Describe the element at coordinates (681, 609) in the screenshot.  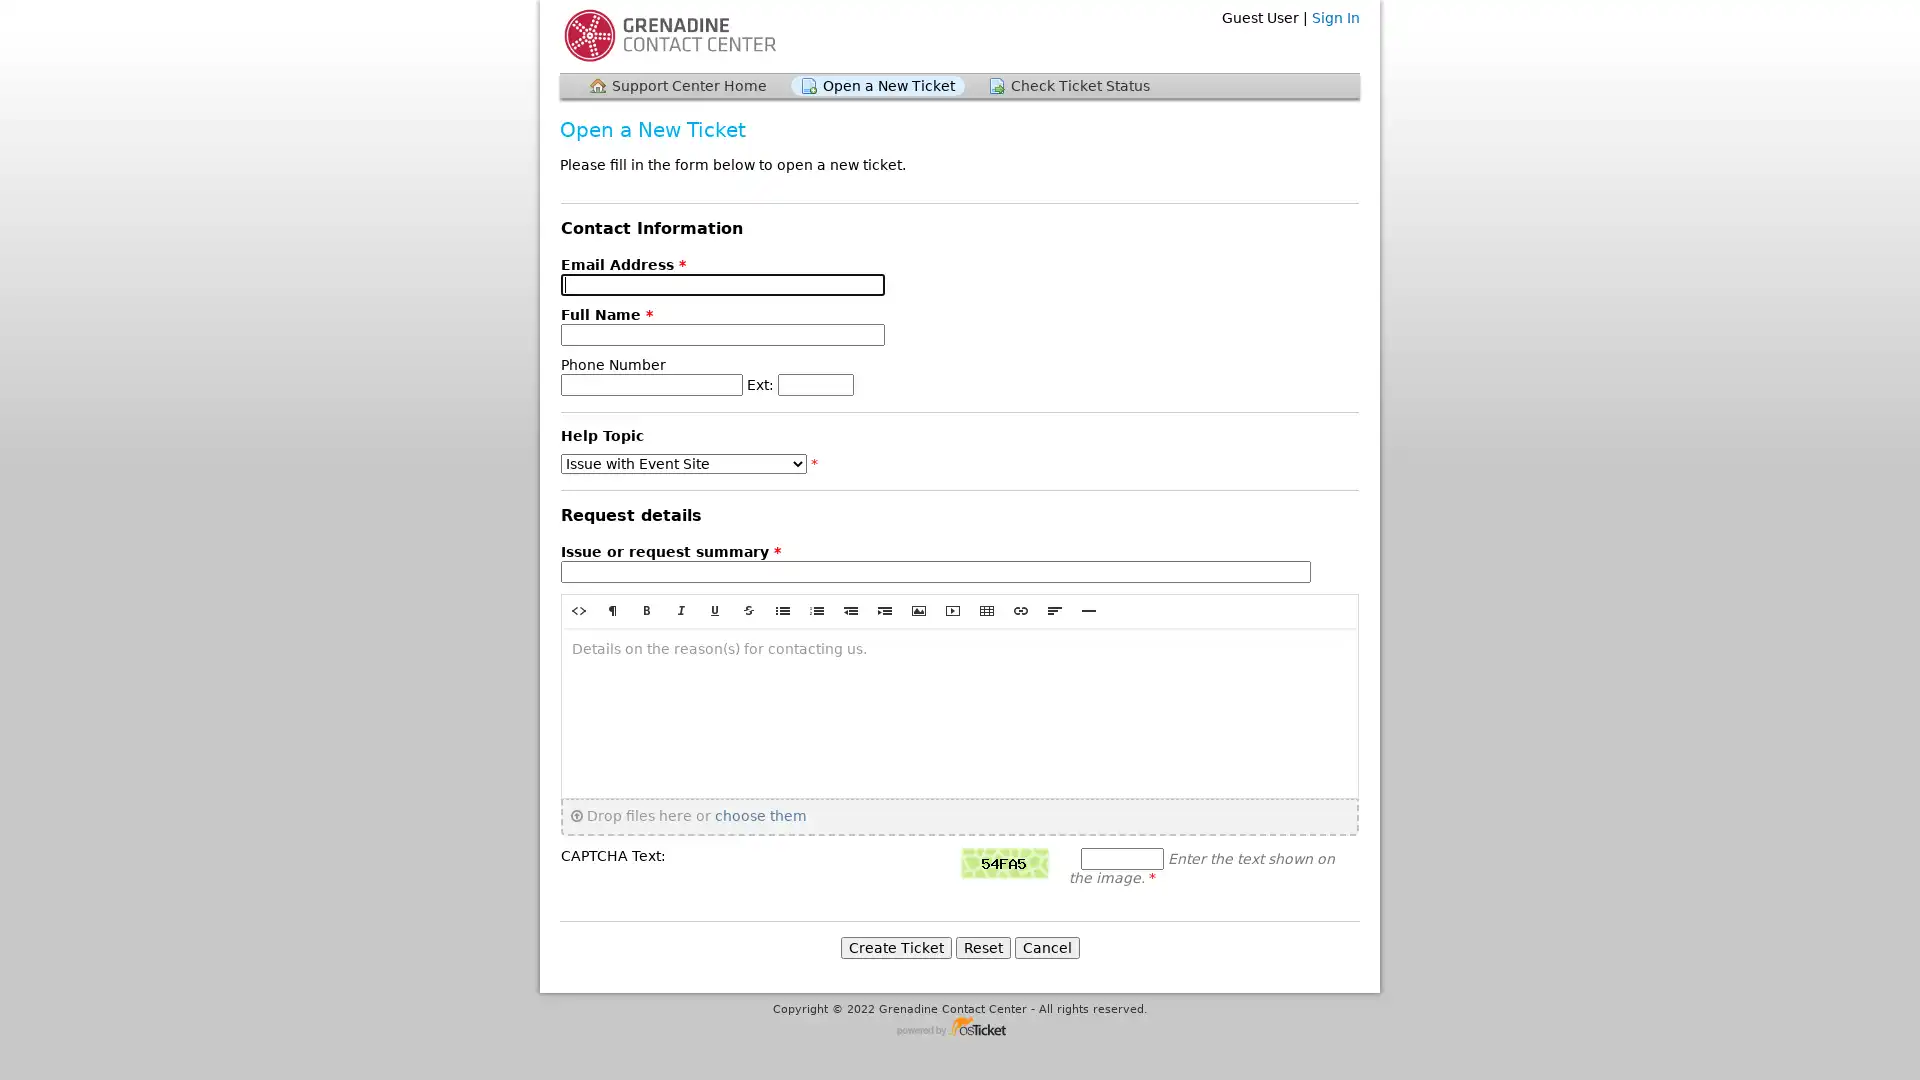
I see `Italic` at that location.